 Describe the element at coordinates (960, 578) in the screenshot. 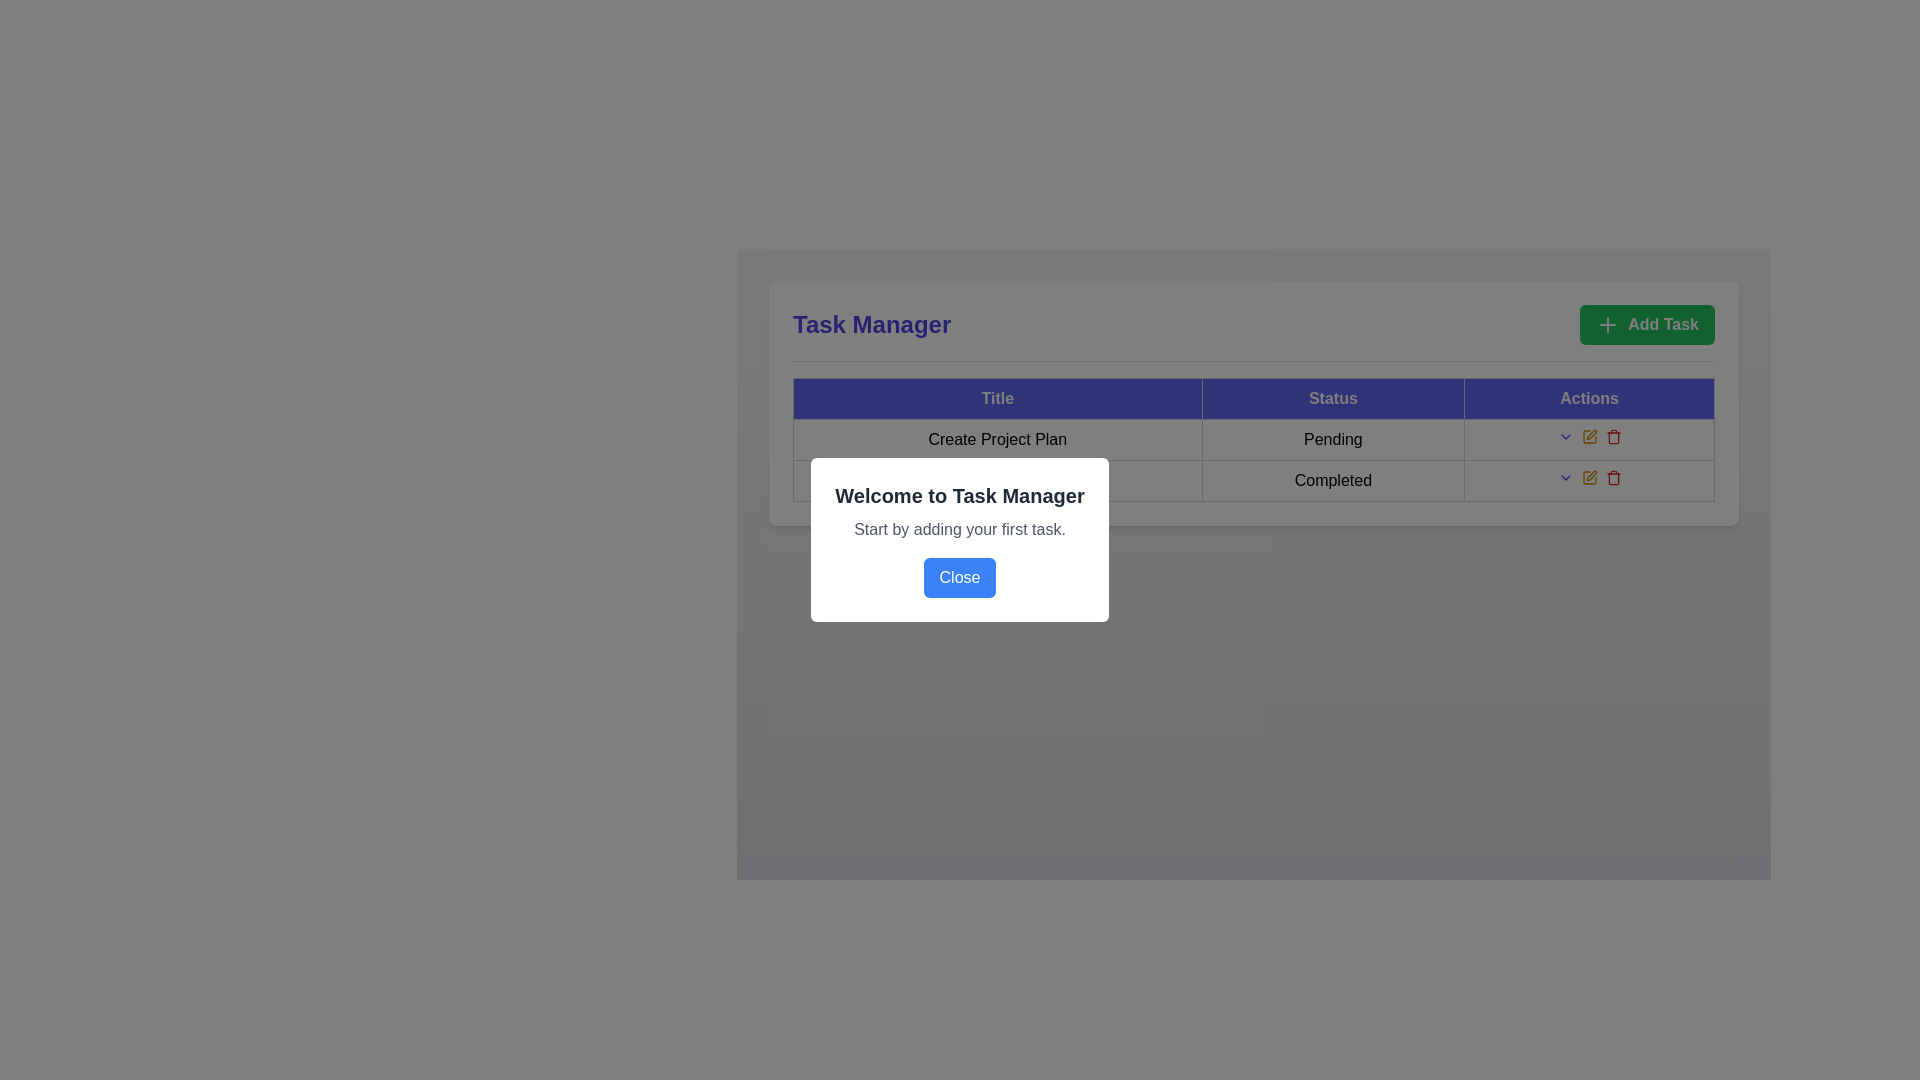

I see `the close button located at the bottom center of the modal dialog that contains the text 'Welcome to Task Manager'` at that location.